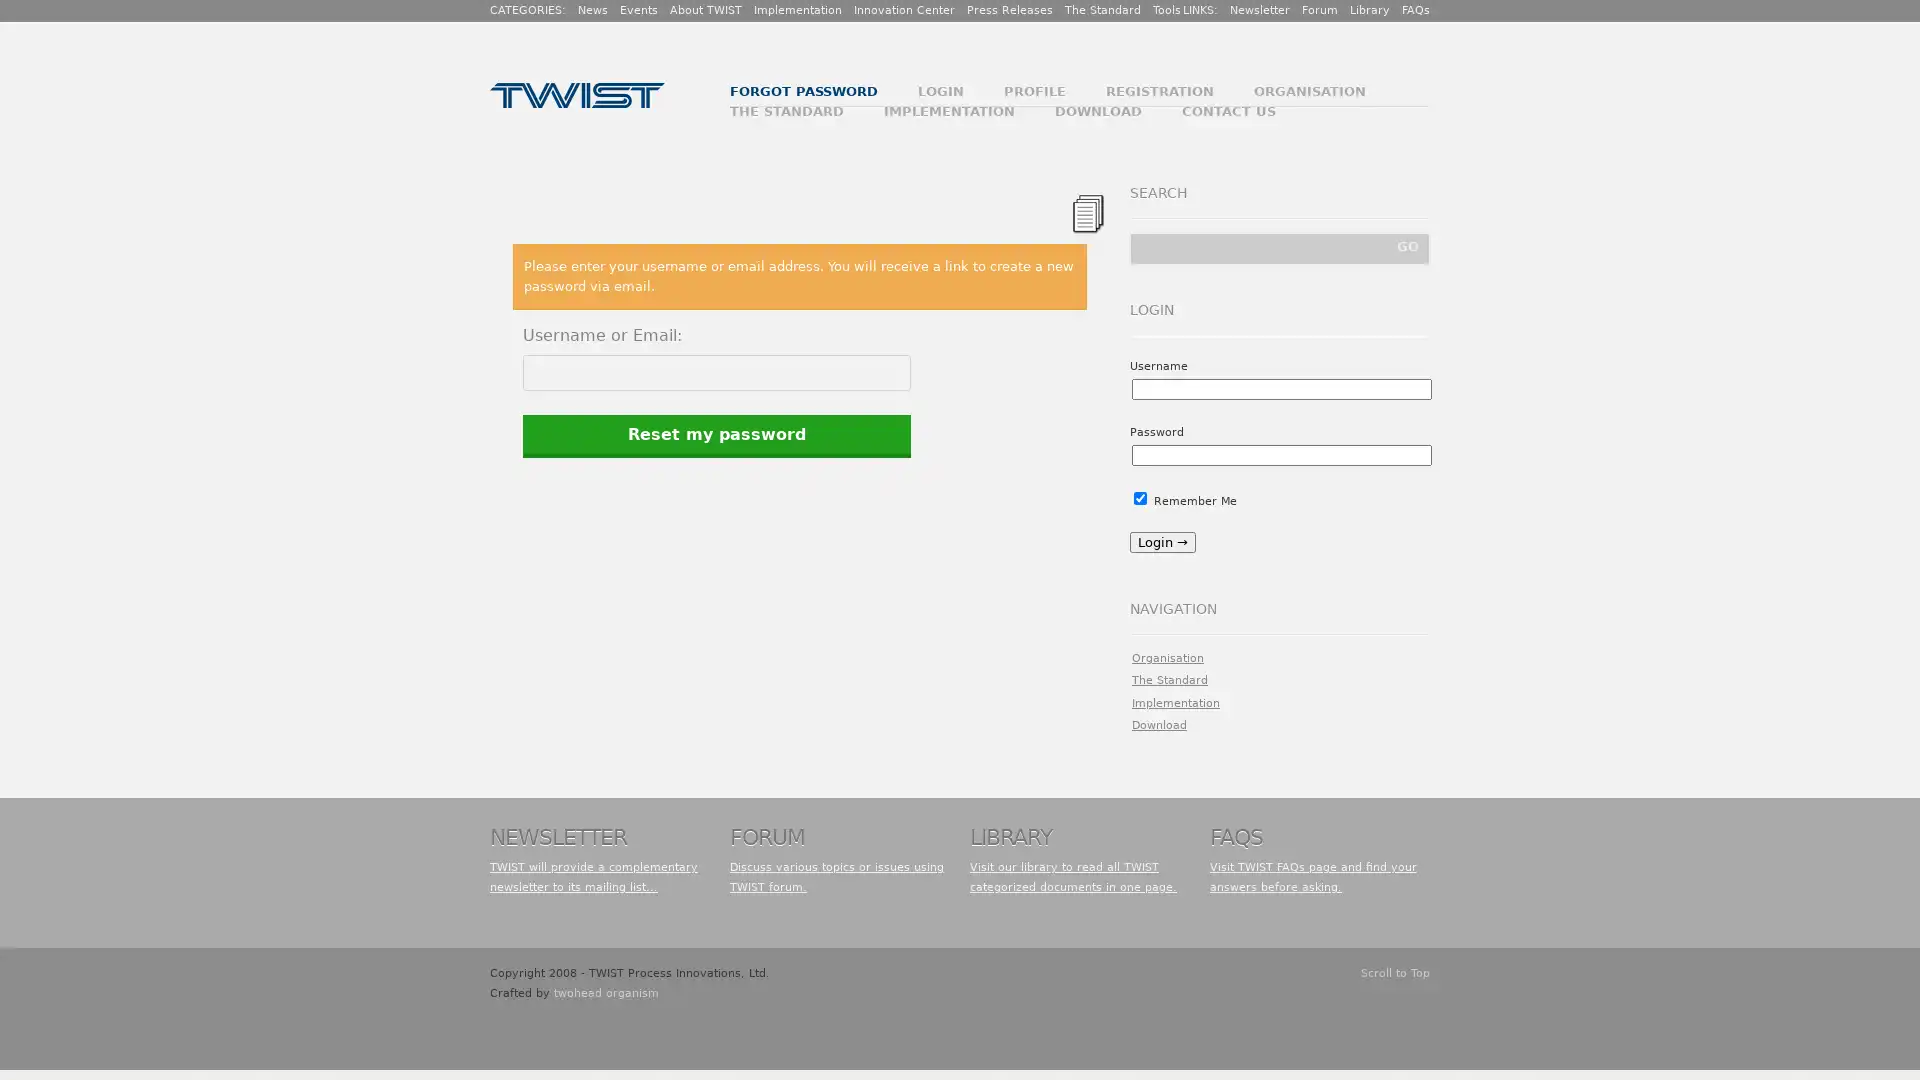 The height and width of the screenshot is (1080, 1920). What do you see at coordinates (1406, 245) in the screenshot?
I see `GO` at bounding box center [1406, 245].